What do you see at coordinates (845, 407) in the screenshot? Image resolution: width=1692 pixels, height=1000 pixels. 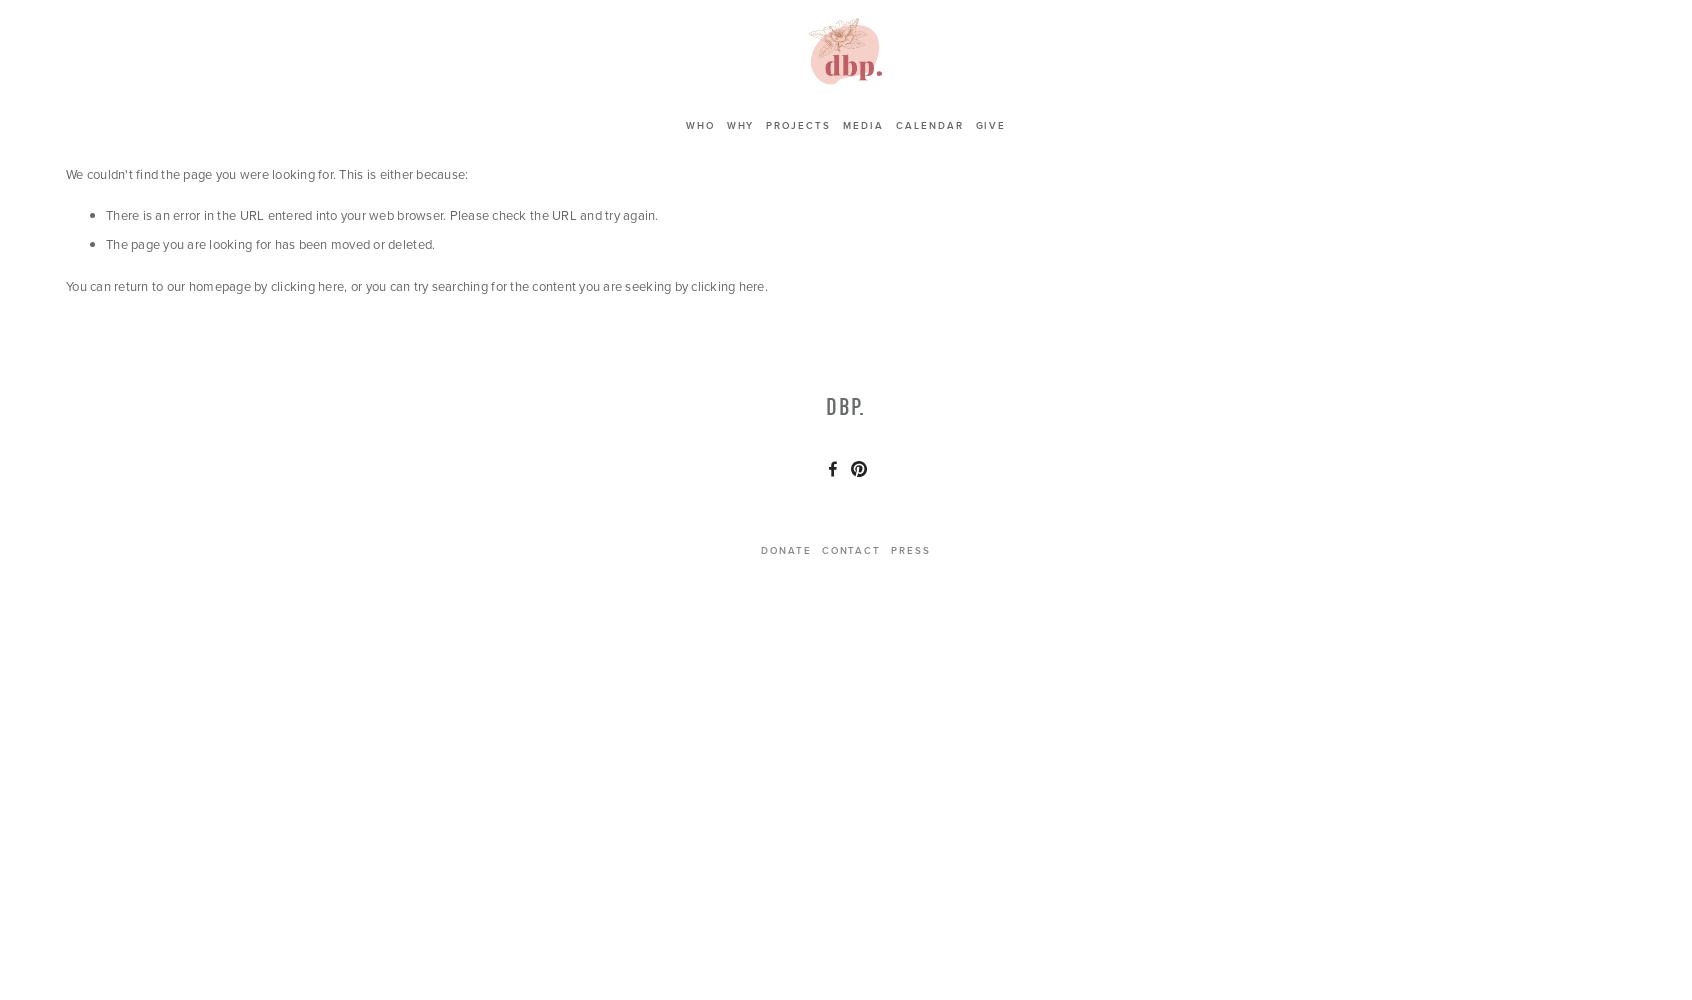 I see `'dbp.'` at bounding box center [845, 407].